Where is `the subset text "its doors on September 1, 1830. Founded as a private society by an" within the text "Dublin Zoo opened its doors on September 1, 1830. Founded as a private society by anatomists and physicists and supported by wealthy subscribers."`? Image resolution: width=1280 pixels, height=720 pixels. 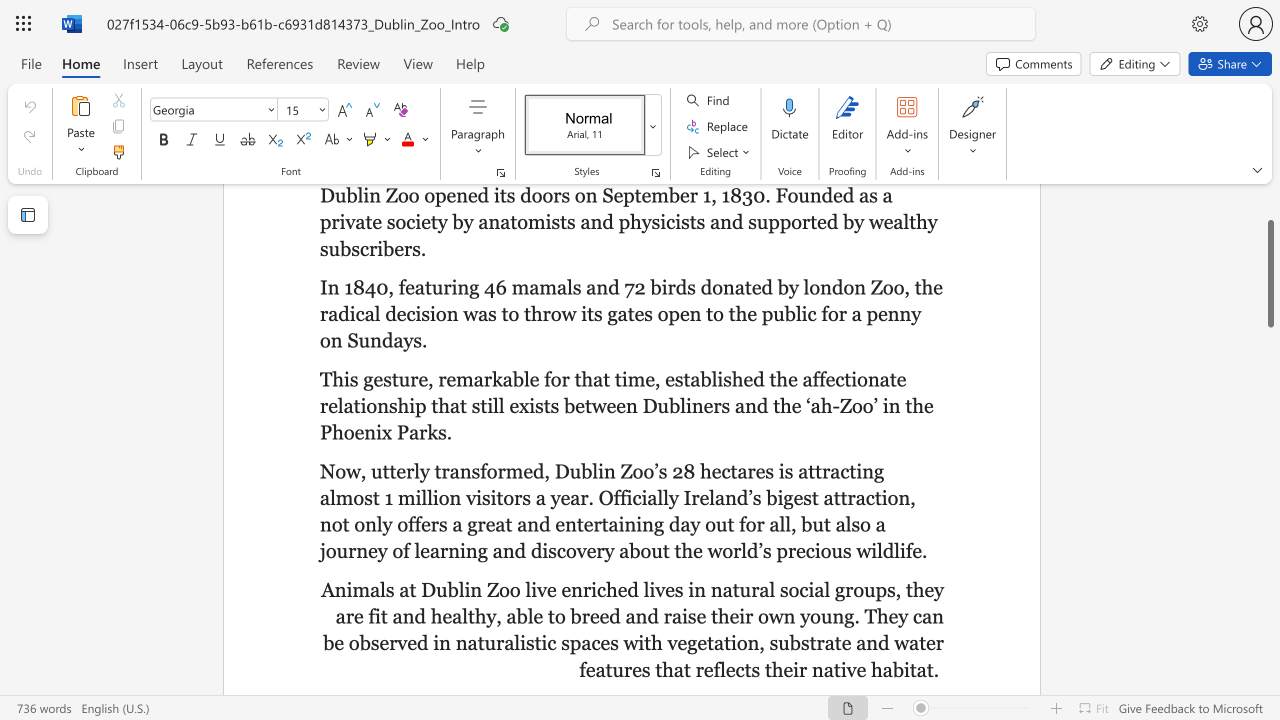
the subset text "its doors on September 1, 1830. Founded as a private society by an" within the text "Dublin Zoo opened its doors on September 1, 1830. Founded as a private society by anatomists and physicists and supported by wealthy subscribers." is located at coordinates (493, 195).